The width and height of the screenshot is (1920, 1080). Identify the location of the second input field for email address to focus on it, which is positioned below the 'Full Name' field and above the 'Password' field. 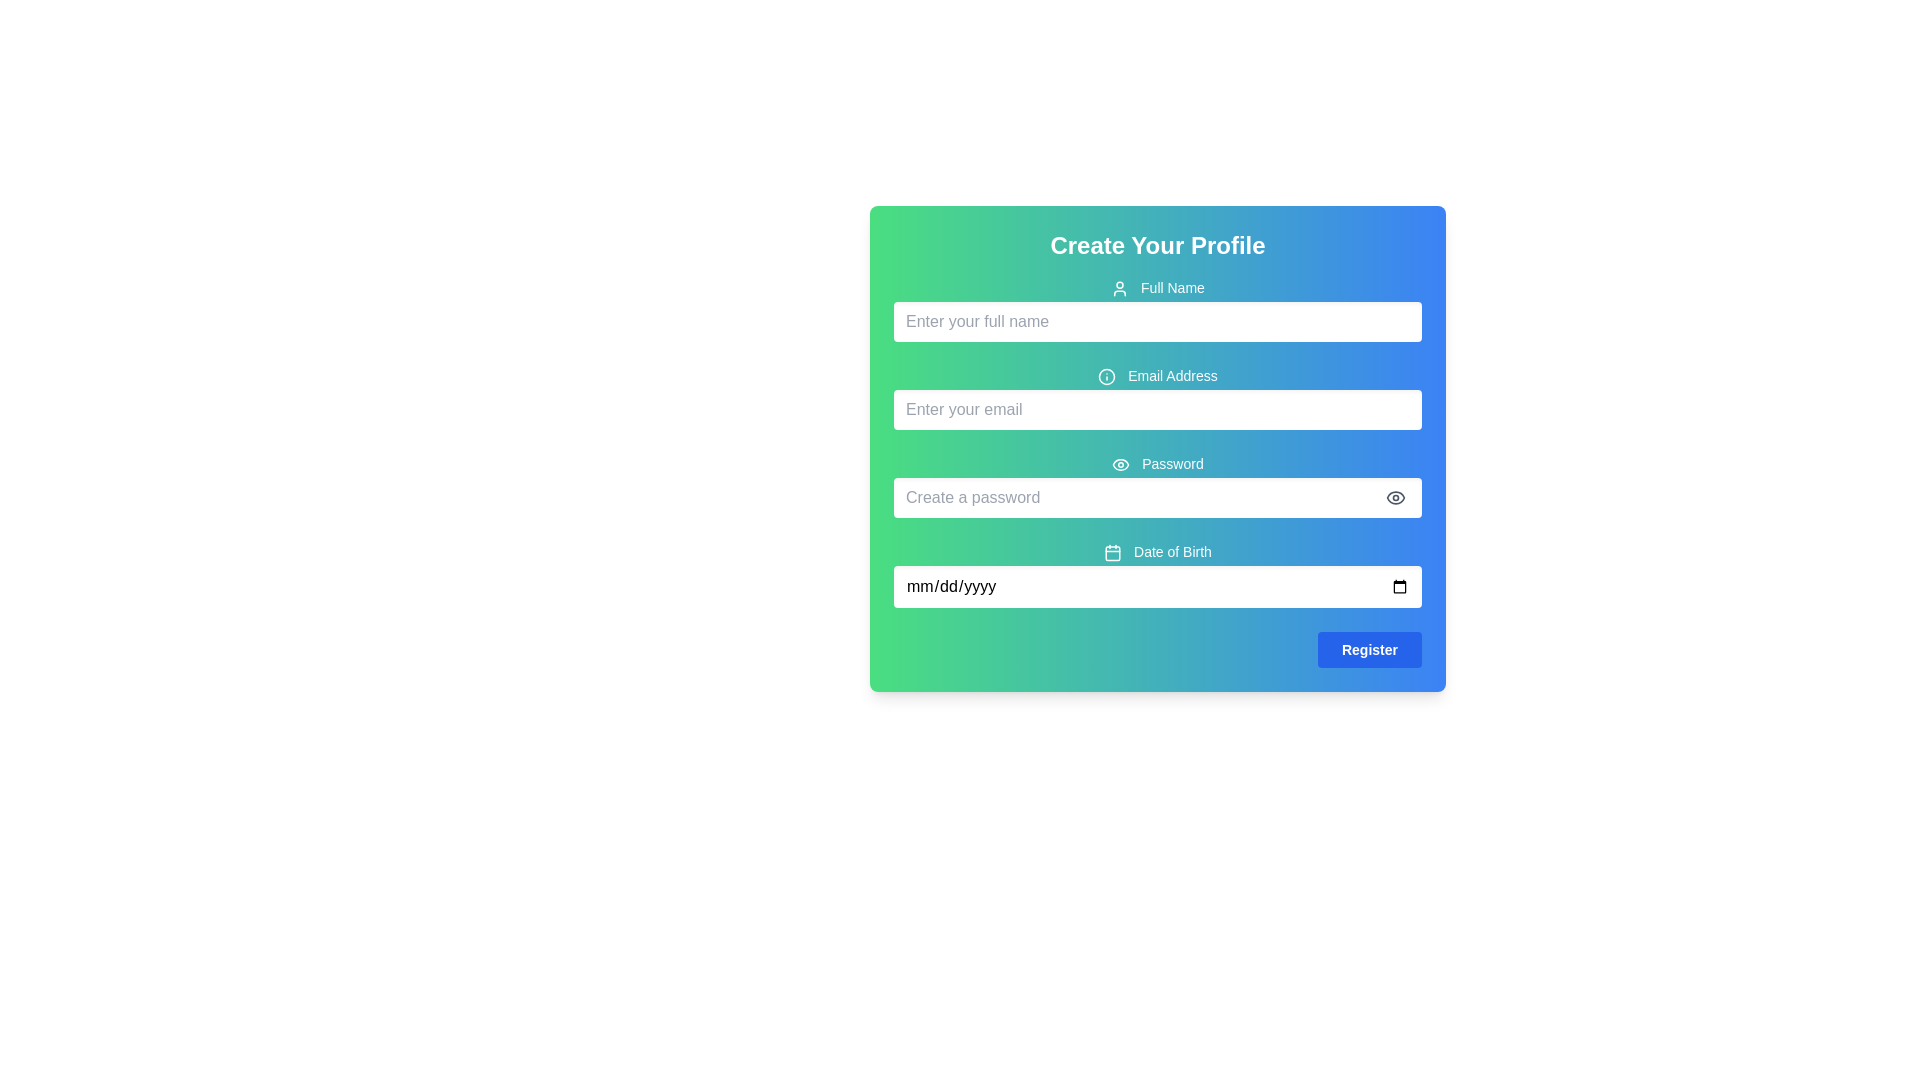
(1157, 397).